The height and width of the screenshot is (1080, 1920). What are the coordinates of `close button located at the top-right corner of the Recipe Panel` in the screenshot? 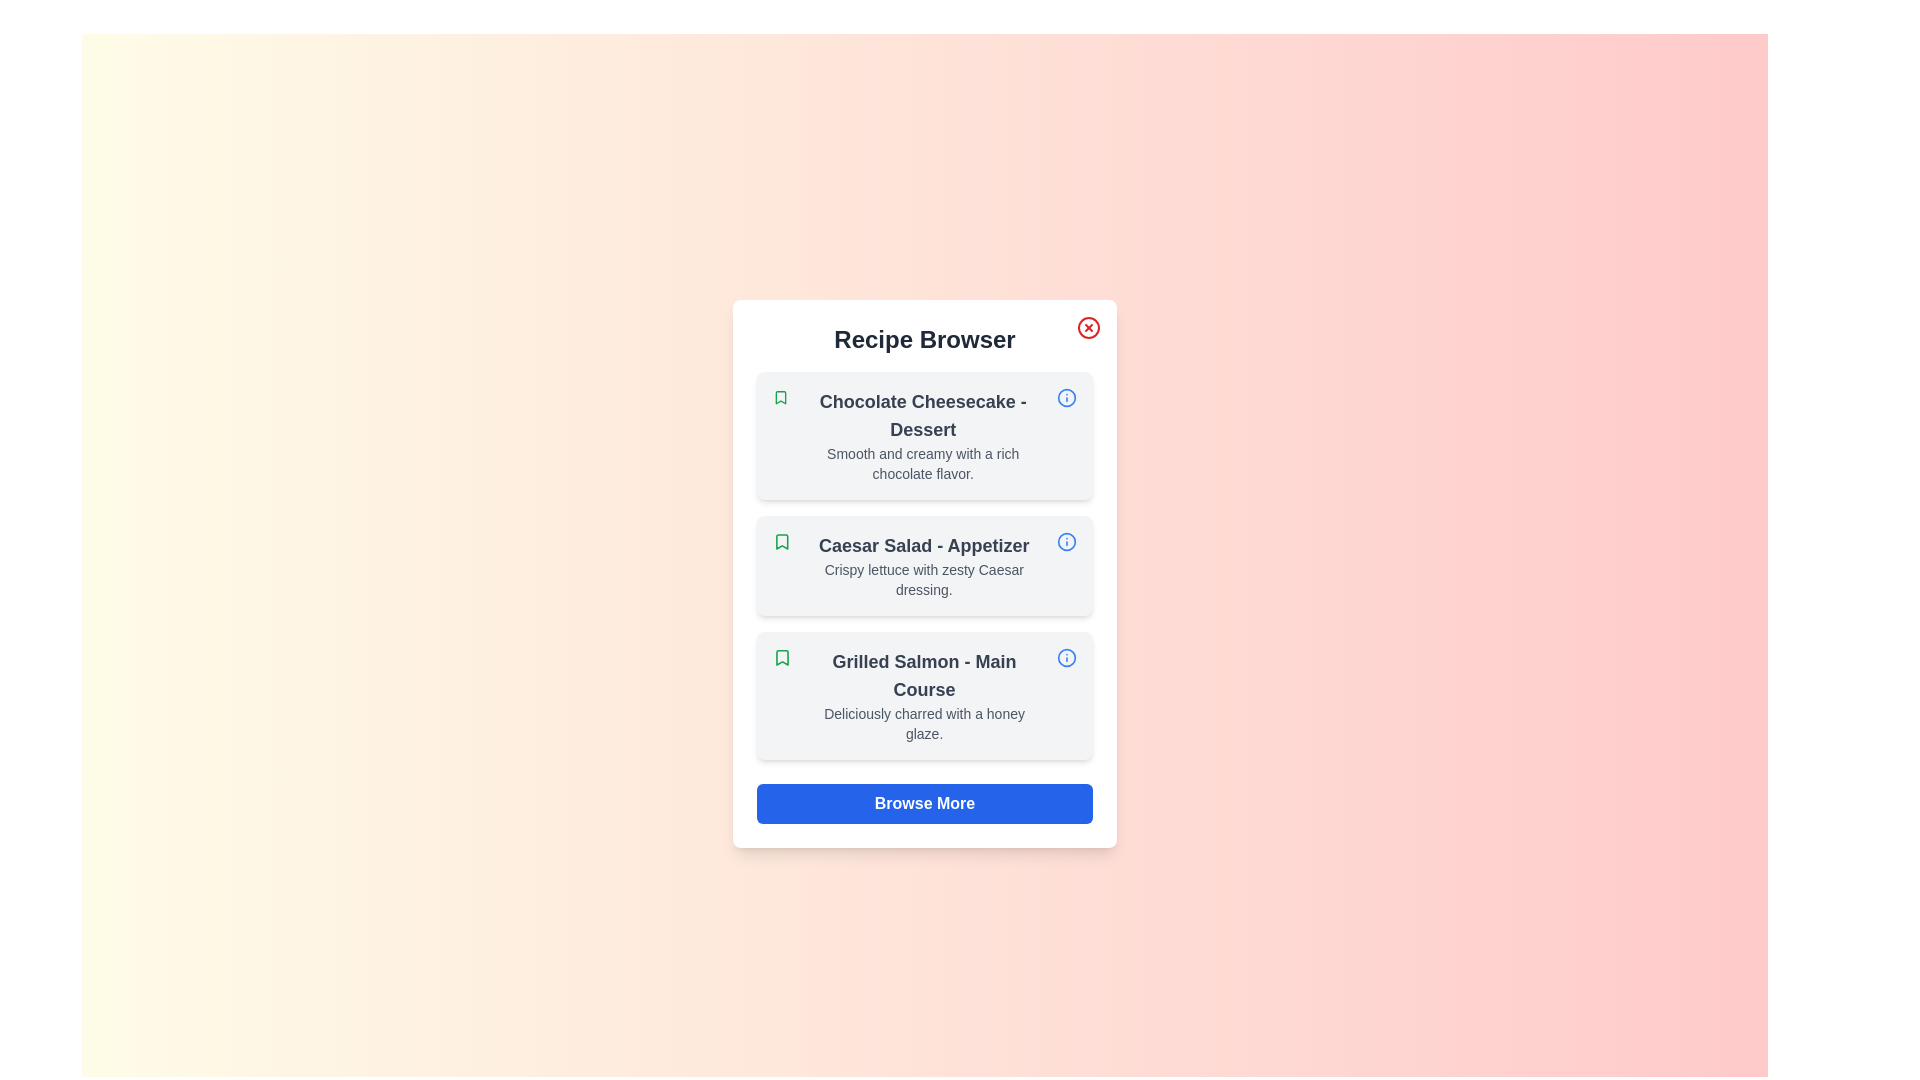 It's located at (1088, 326).